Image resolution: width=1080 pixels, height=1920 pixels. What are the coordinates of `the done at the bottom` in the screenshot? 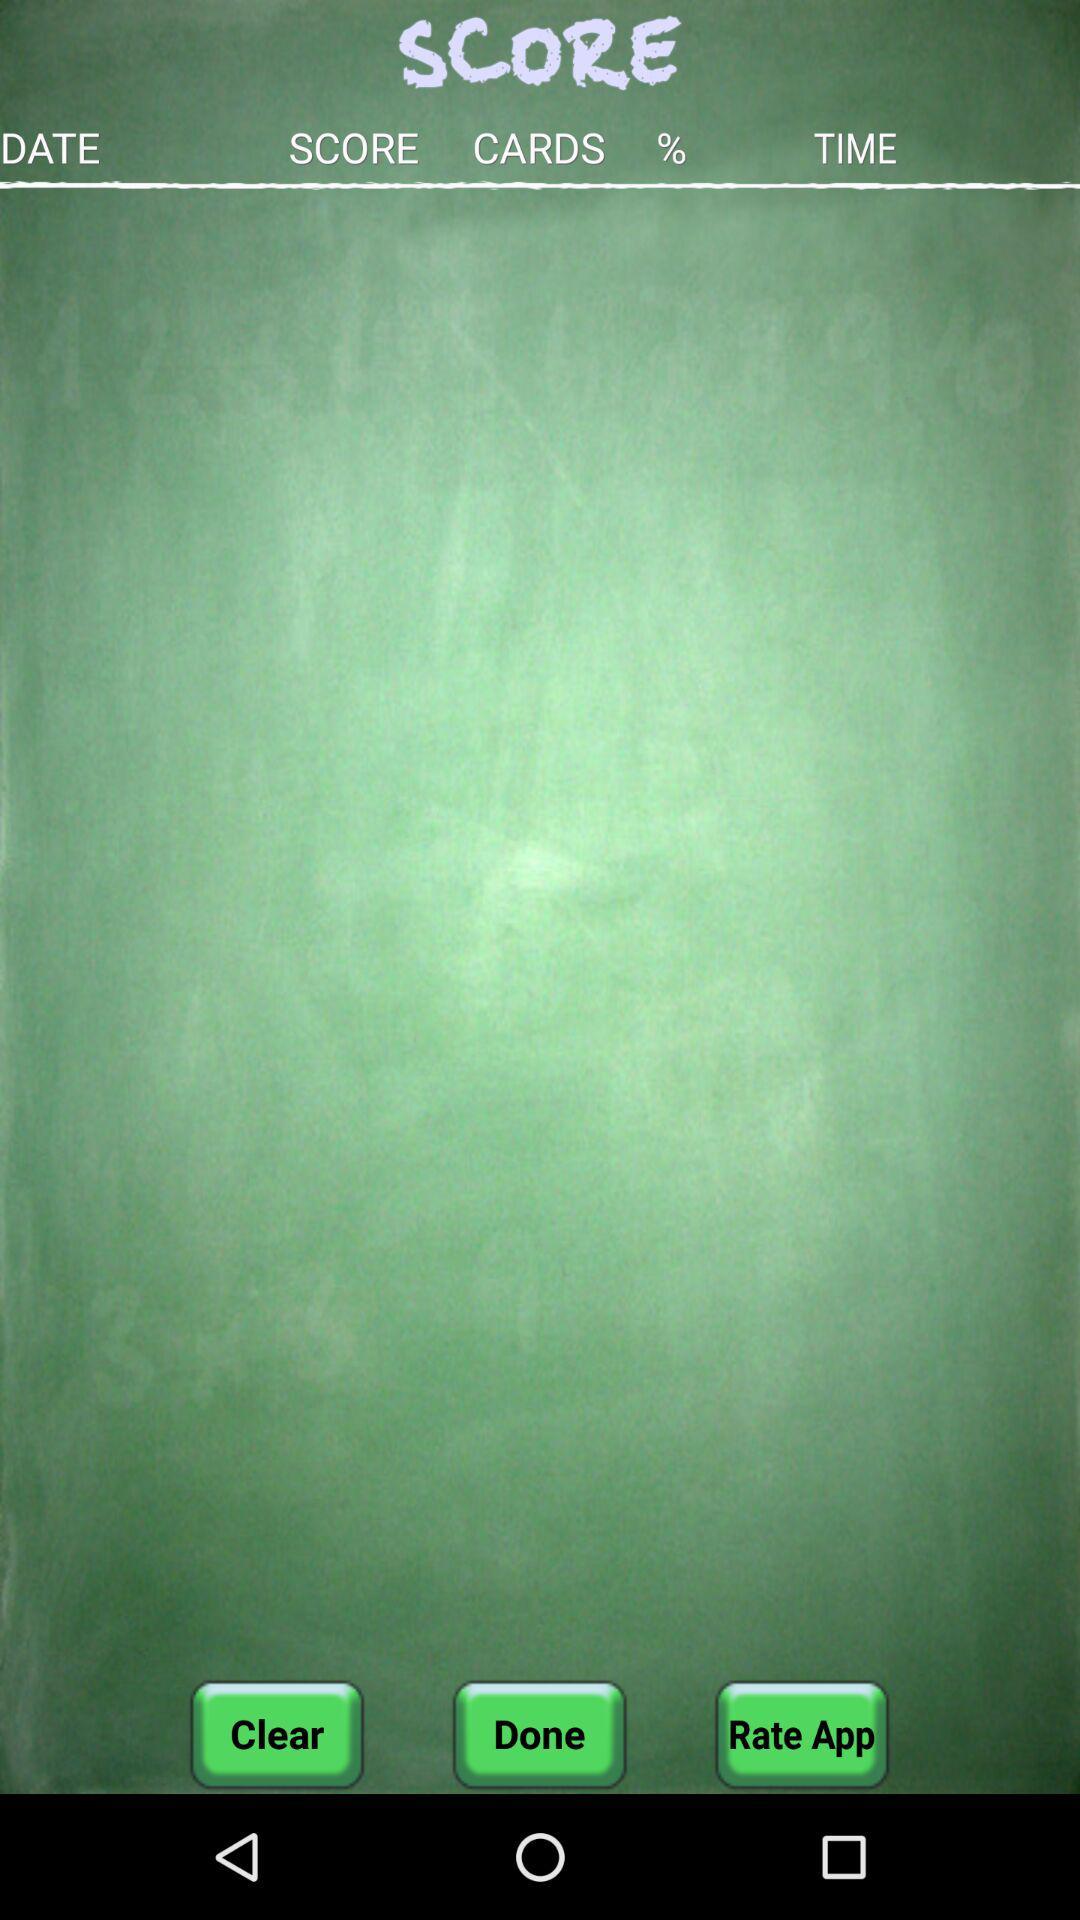 It's located at (538, 1733).